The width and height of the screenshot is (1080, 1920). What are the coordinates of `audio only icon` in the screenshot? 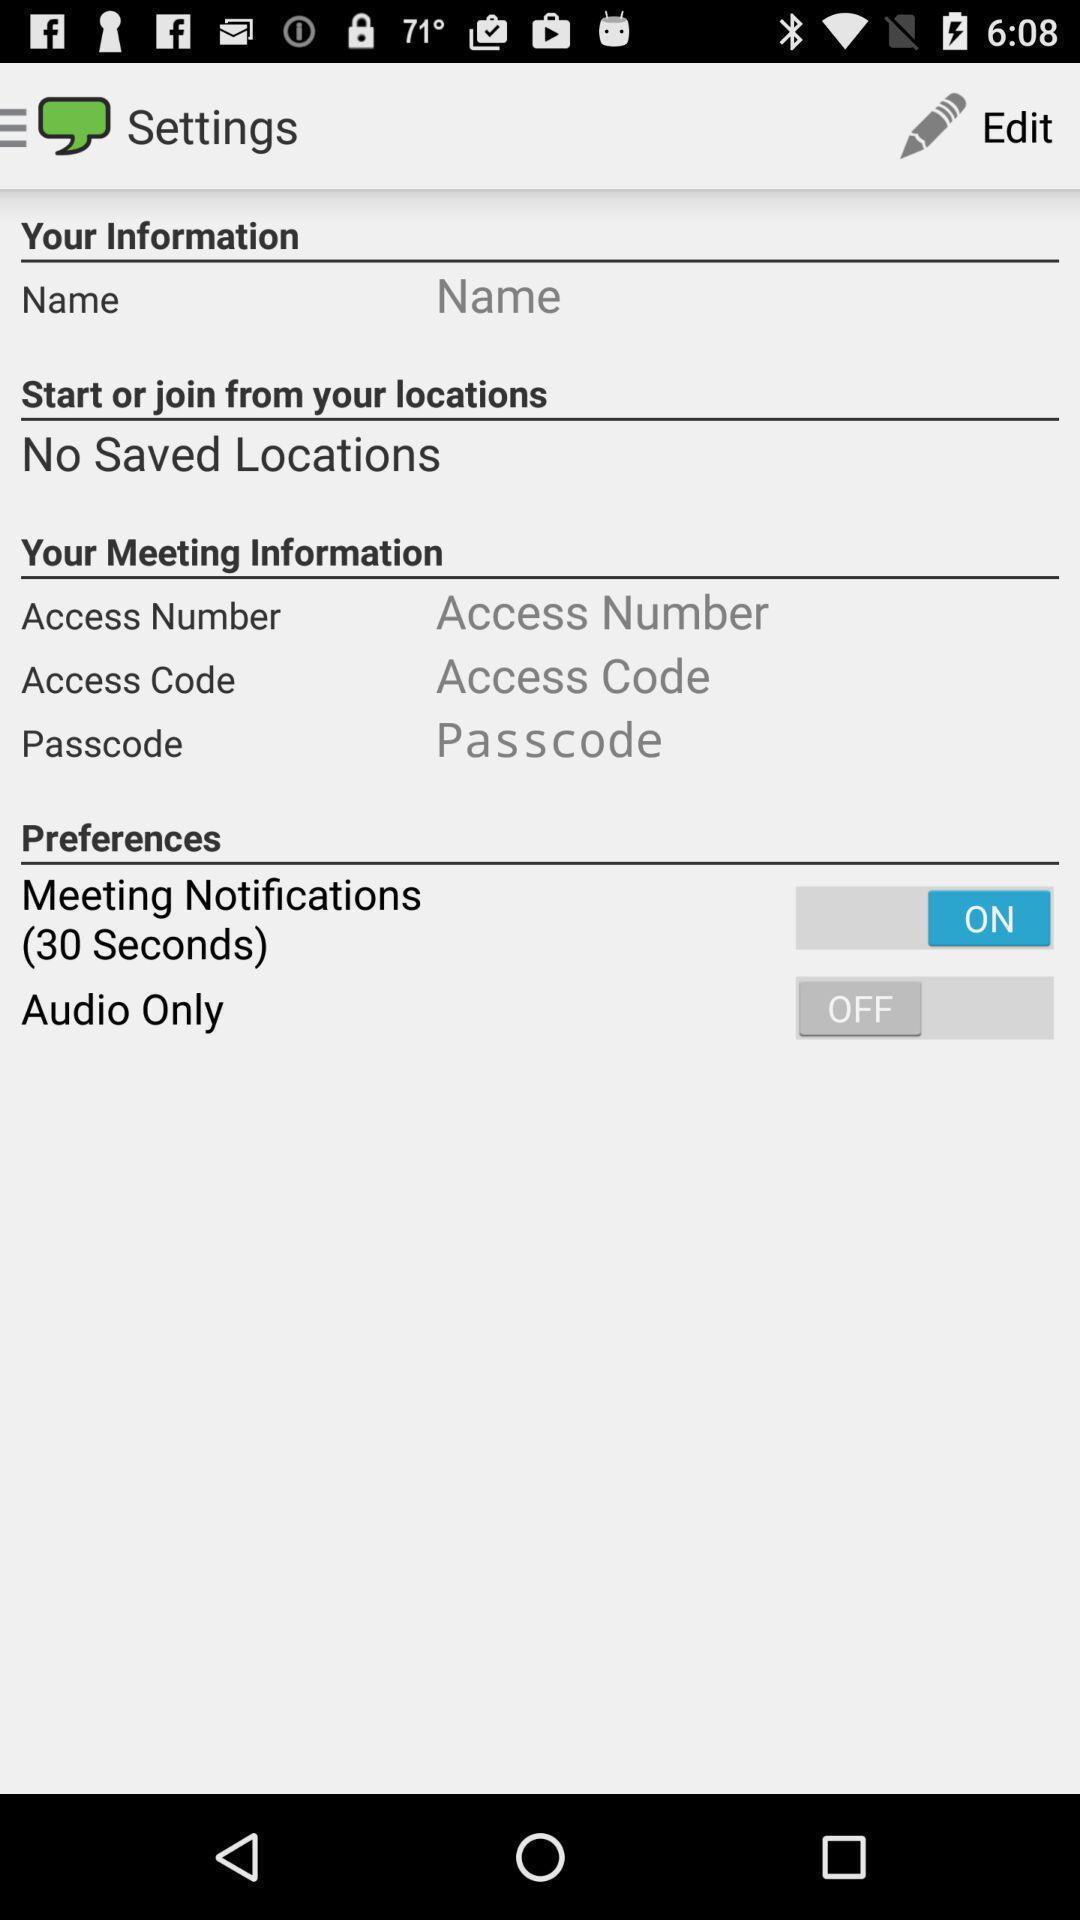 It's located at (540, 1008).